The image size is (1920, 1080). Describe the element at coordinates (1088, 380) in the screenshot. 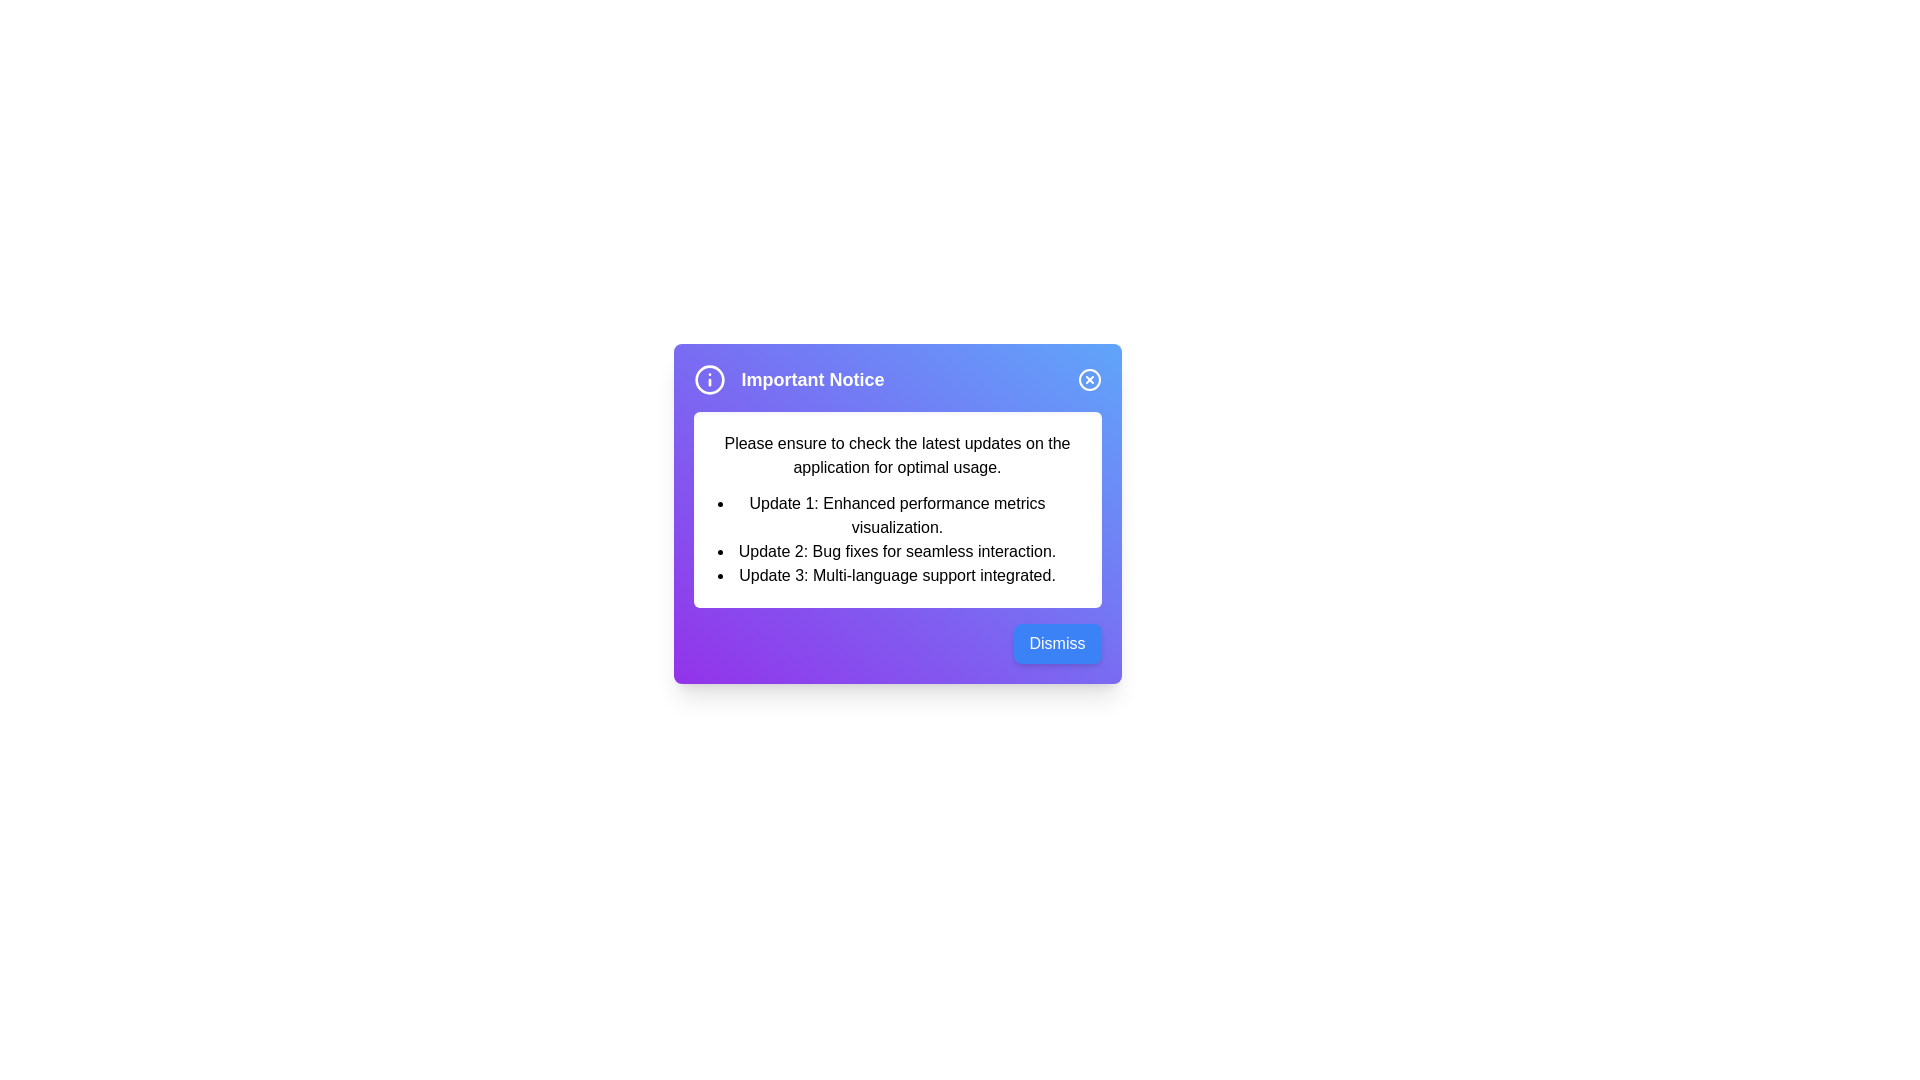

I see `the close icon to observe a visual change` at that location.